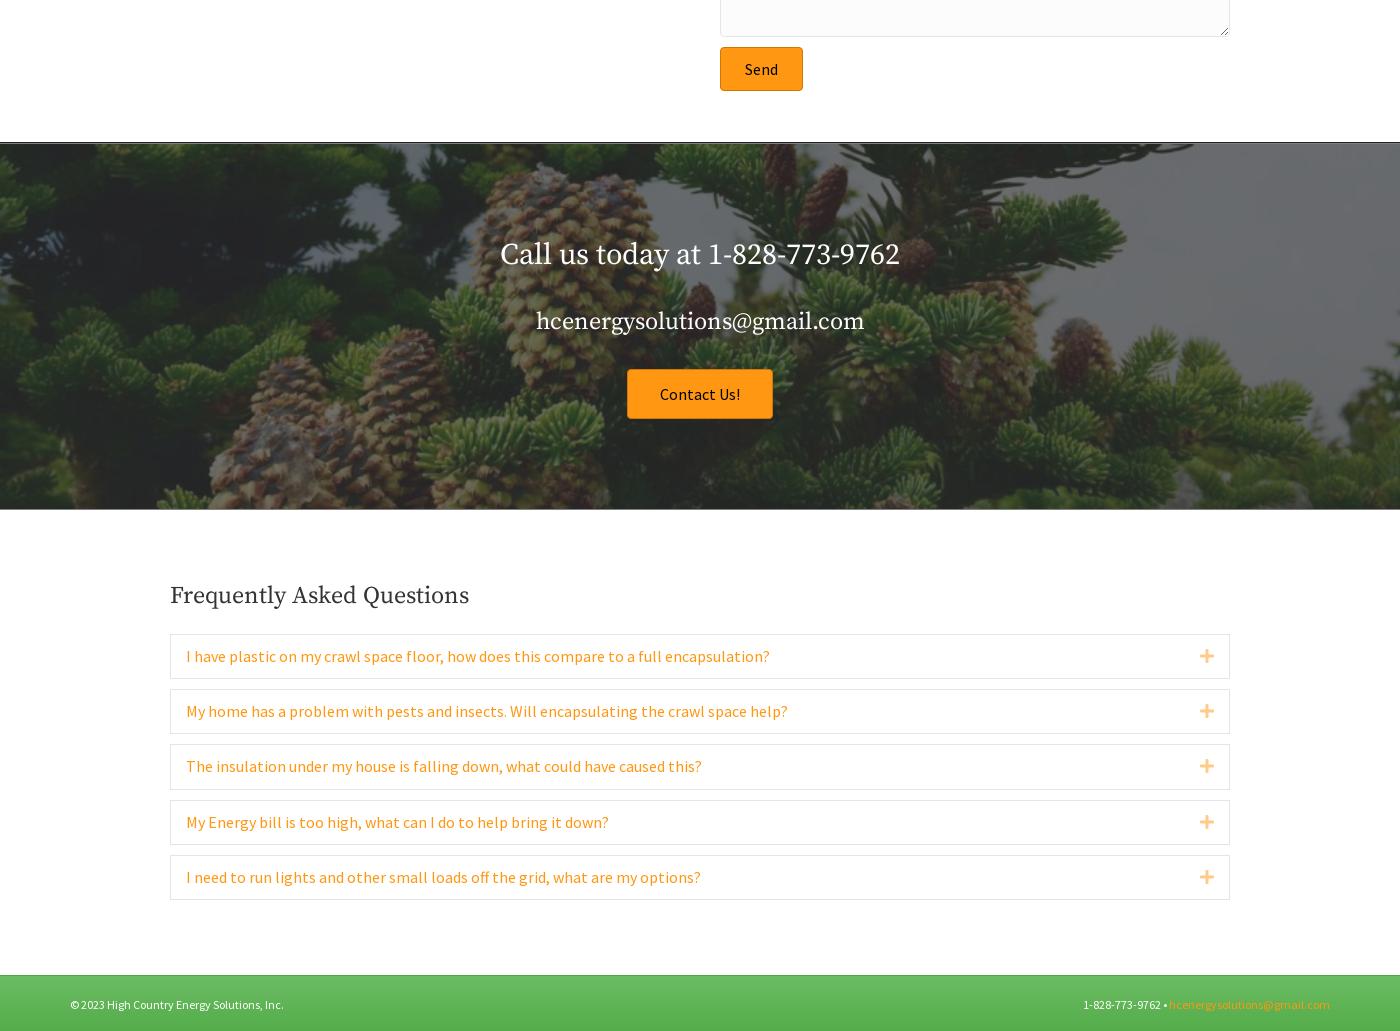 The height and width of the screenshot is (1031, 1400). Describe the element at coordinates (700, 296) in the screenshot. I see `'Call us today at 1-828-773-9762'` at that location.